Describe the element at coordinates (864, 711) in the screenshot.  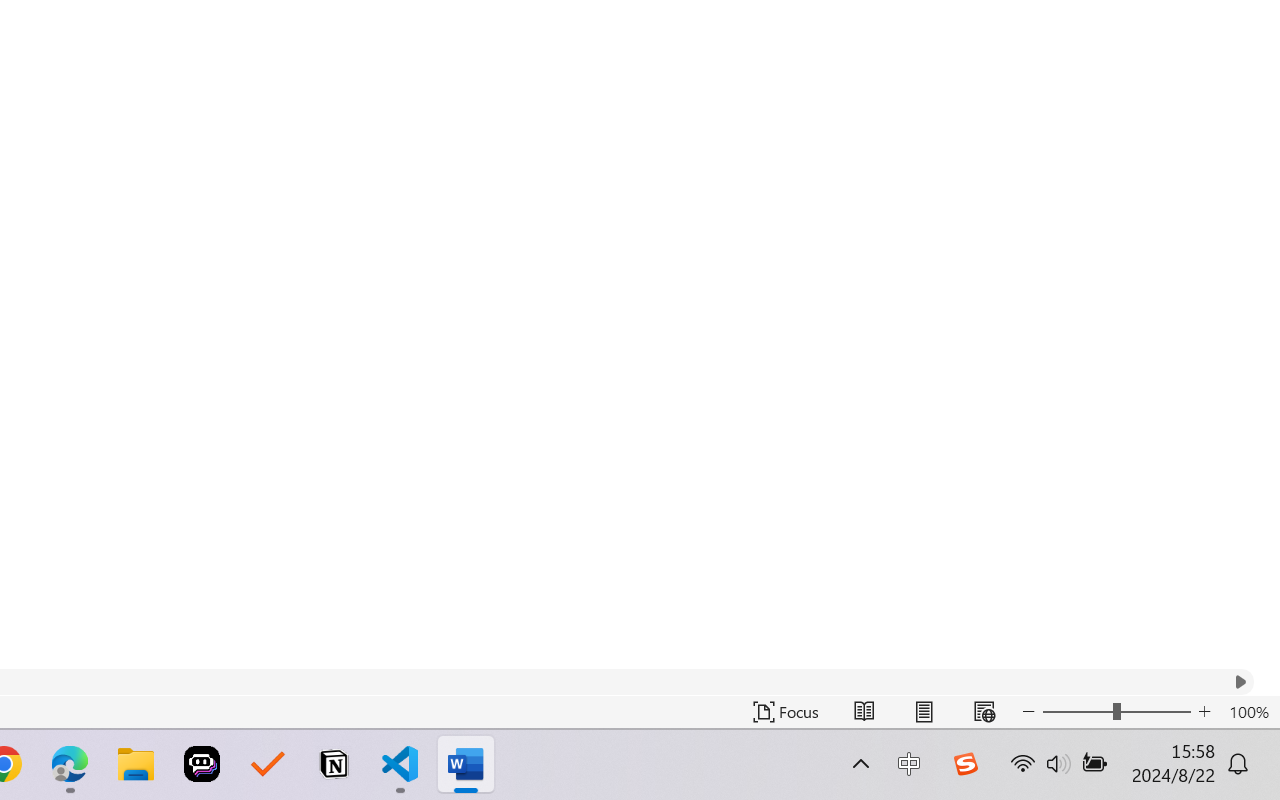
I see `'Read Mode'` at that location.